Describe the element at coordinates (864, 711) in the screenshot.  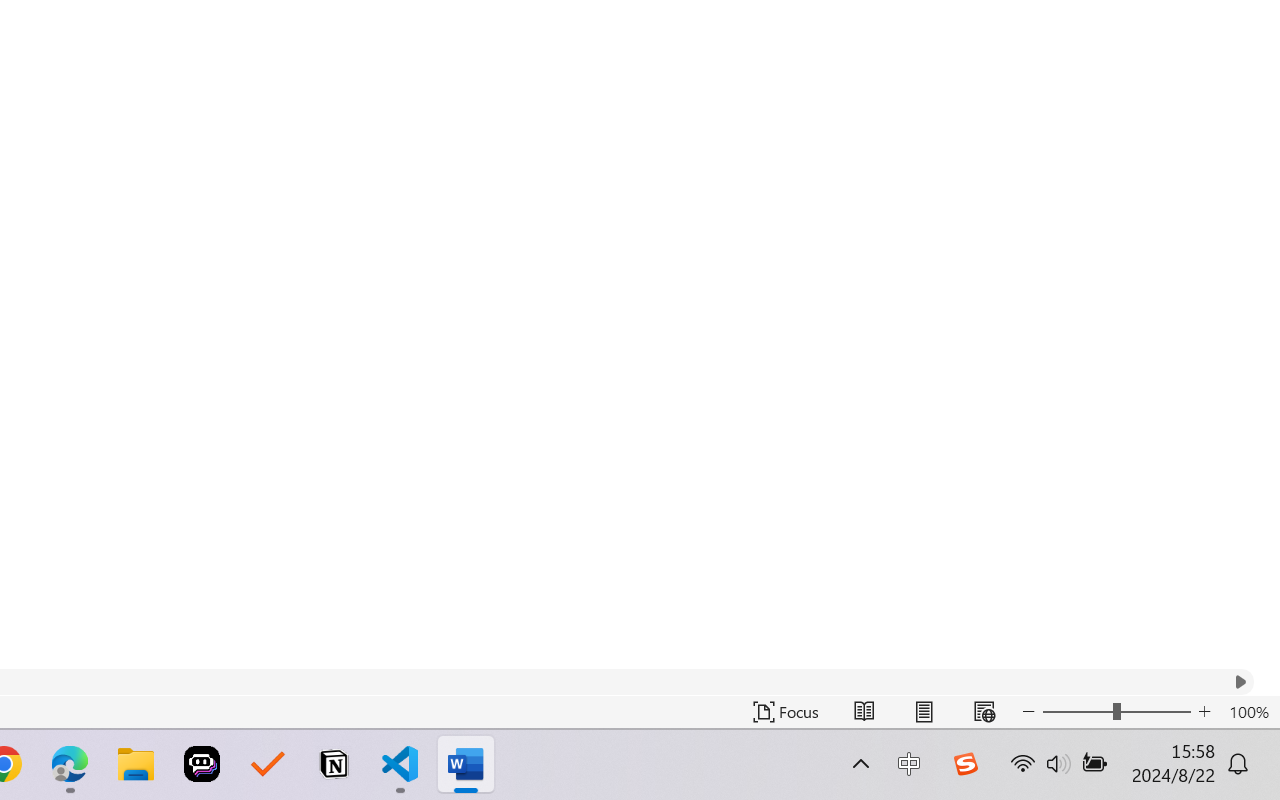
I see `'Read Mode'` at that location.